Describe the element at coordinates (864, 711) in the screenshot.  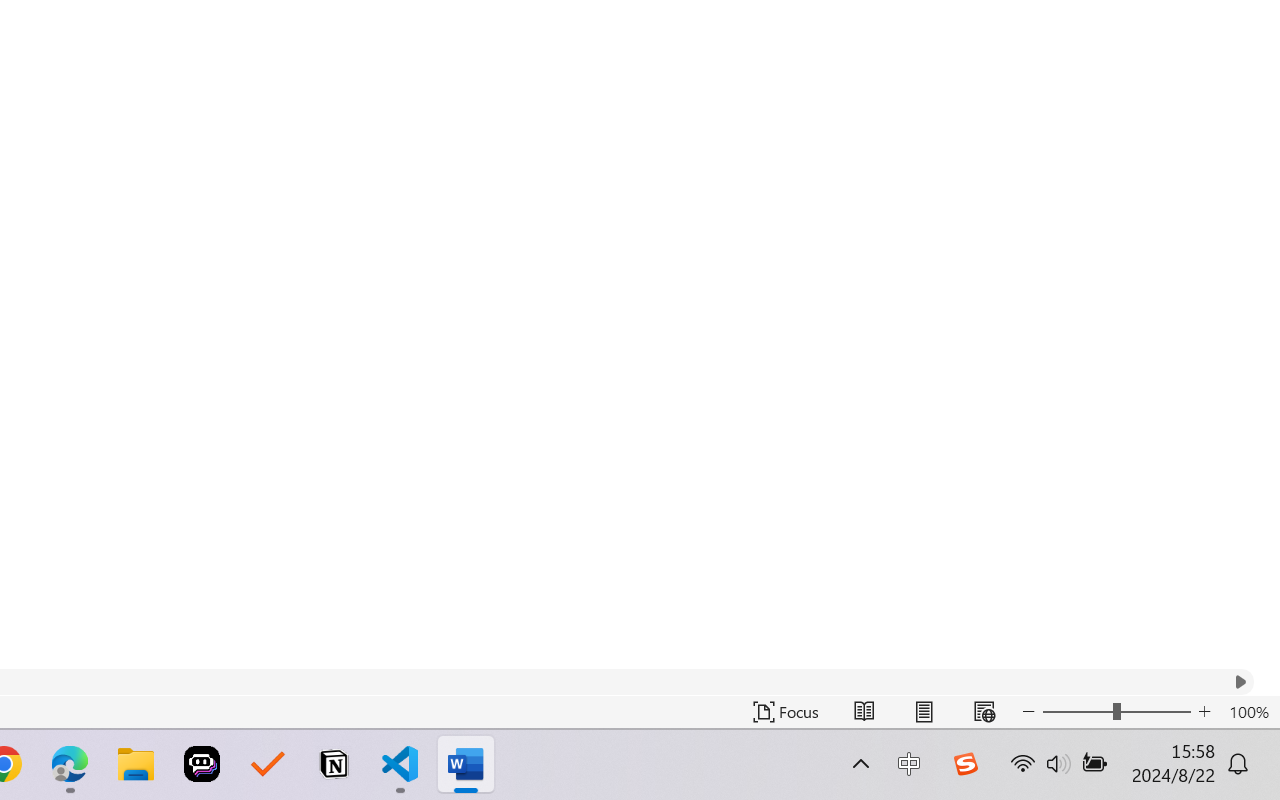
I see `'Read Mode'` at that location.